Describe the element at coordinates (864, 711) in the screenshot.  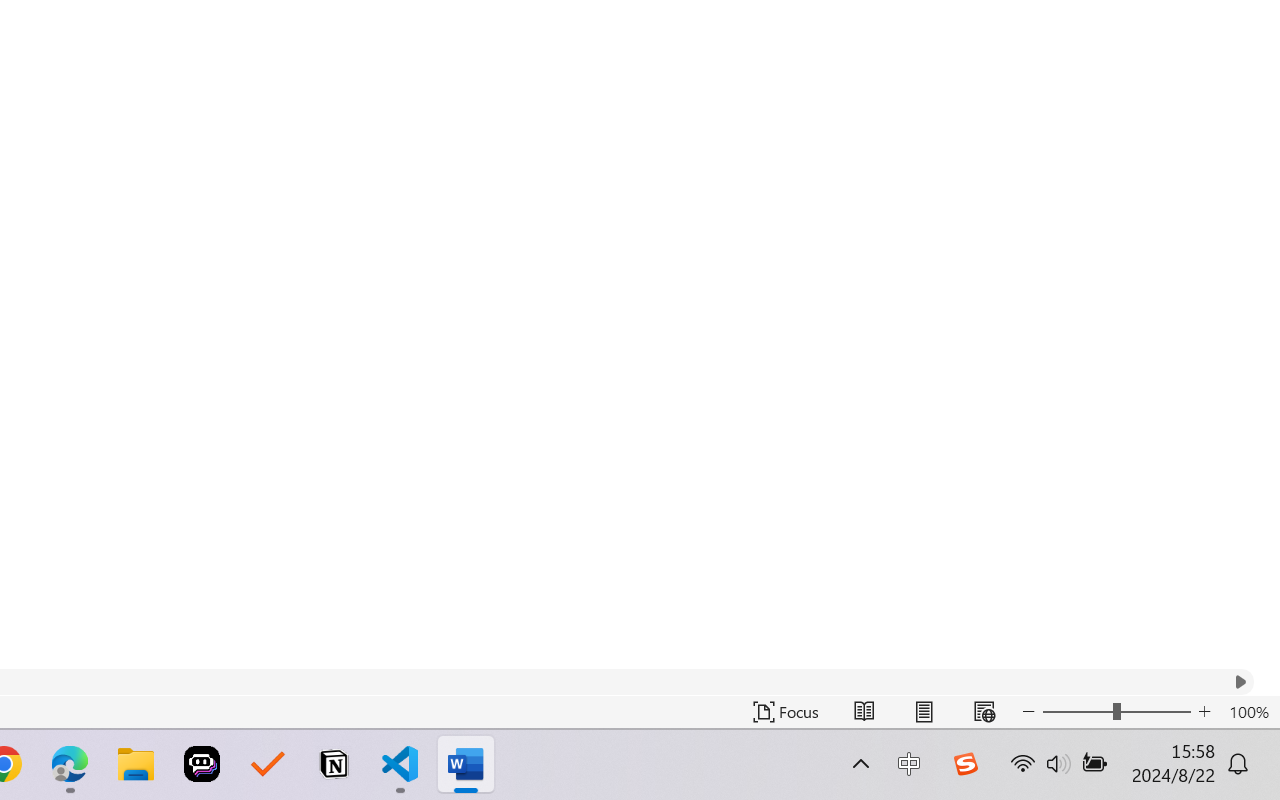
I see `'Read Mode'` at that location.